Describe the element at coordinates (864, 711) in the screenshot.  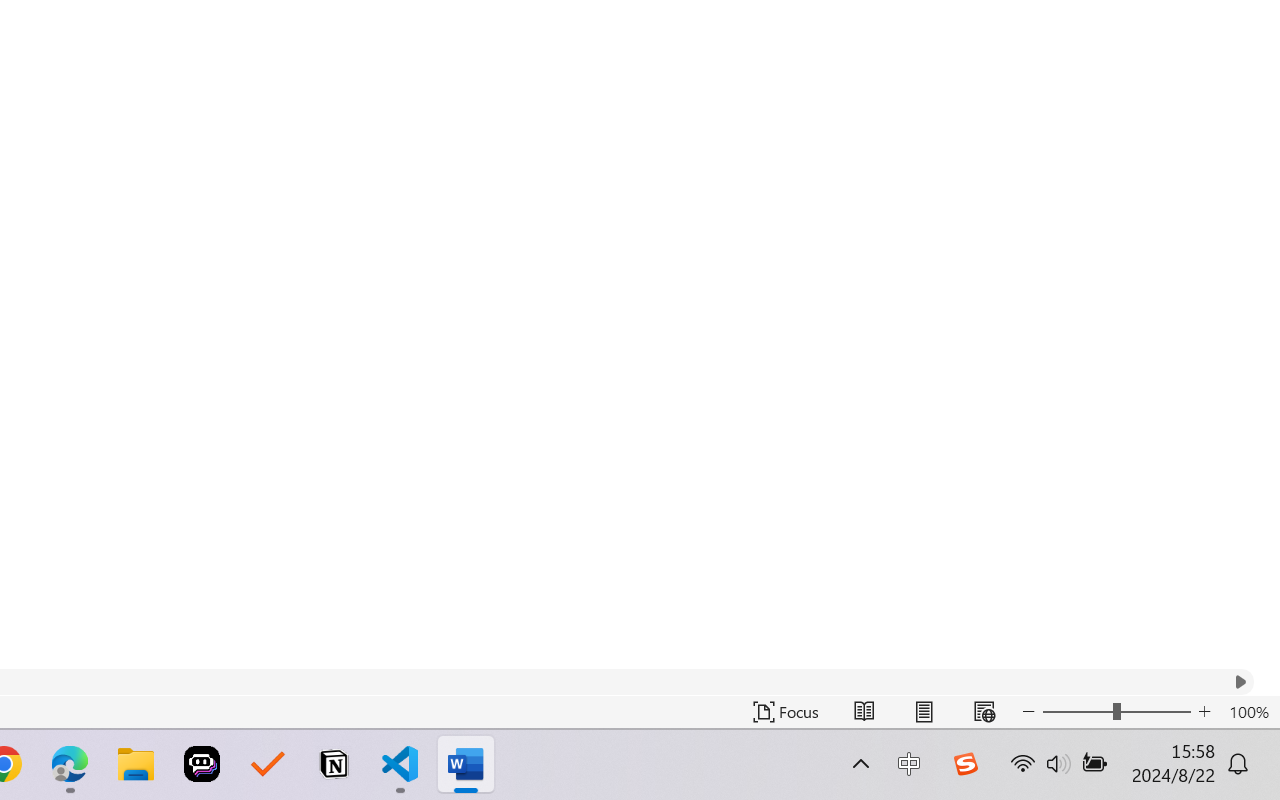
I see `'Read Mode'` at that location.